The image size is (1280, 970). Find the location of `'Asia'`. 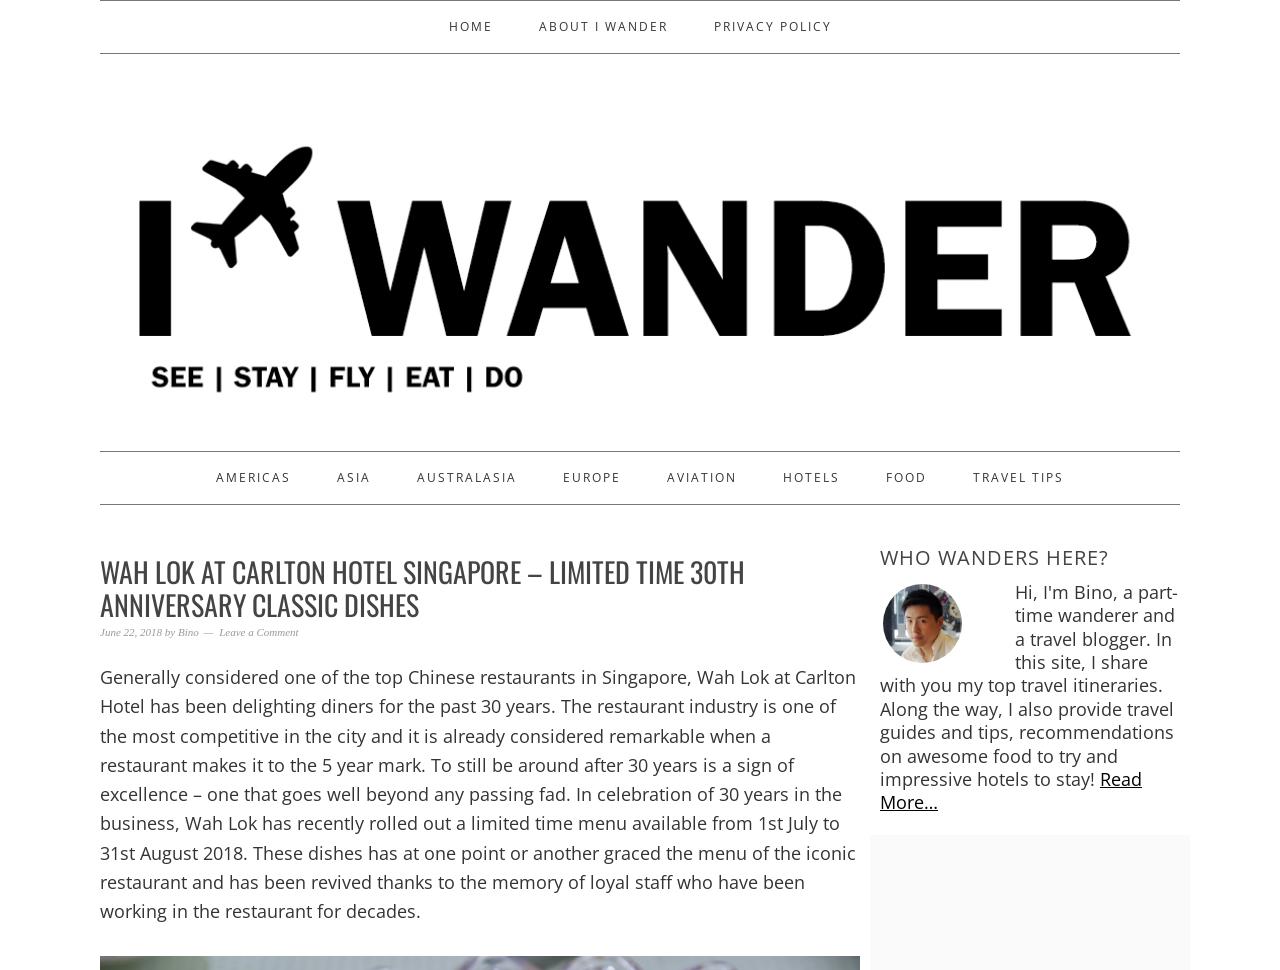

'Asia' is located at coordinates (354, 475).